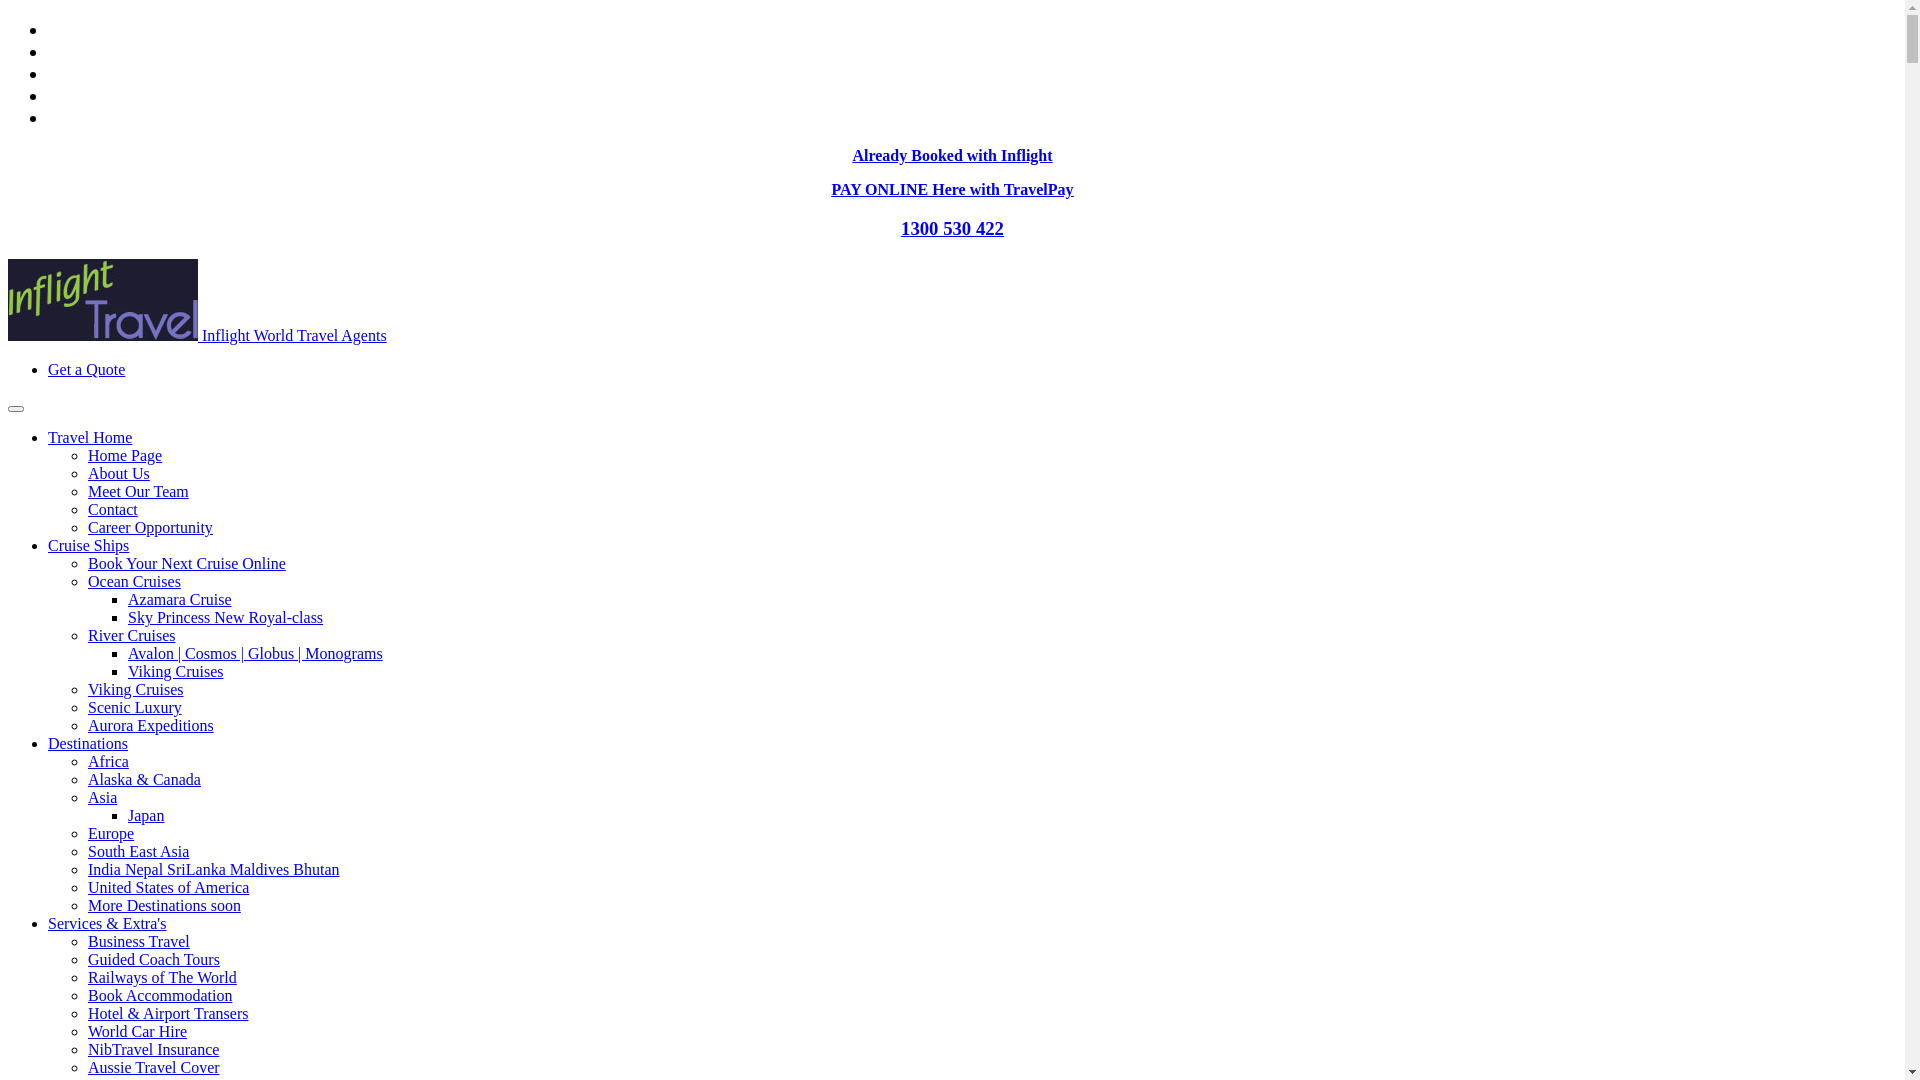 The image size is (1920, 1080). I want to click on 'South East Asia', so click(86, 851).